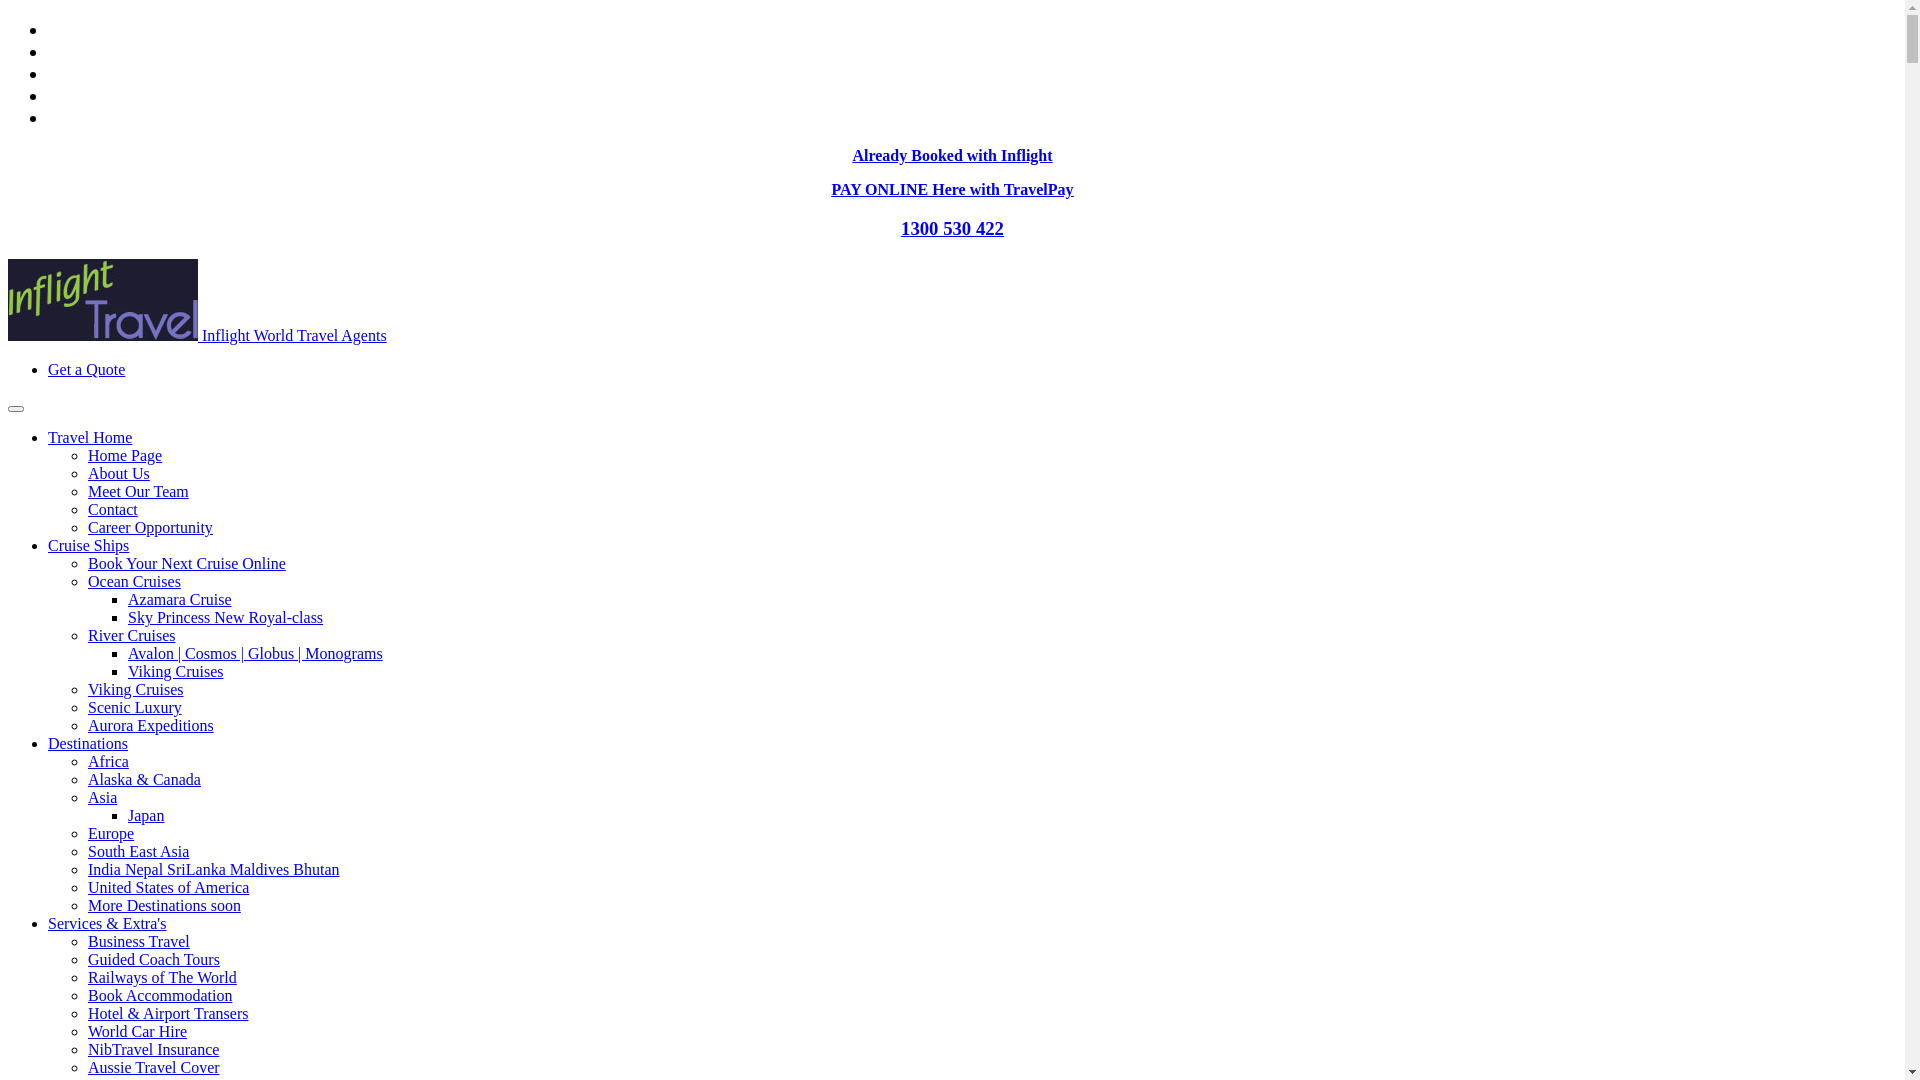 The image size is (1920, 1080). I want to click on 'South East Asia', so click(86, 851).